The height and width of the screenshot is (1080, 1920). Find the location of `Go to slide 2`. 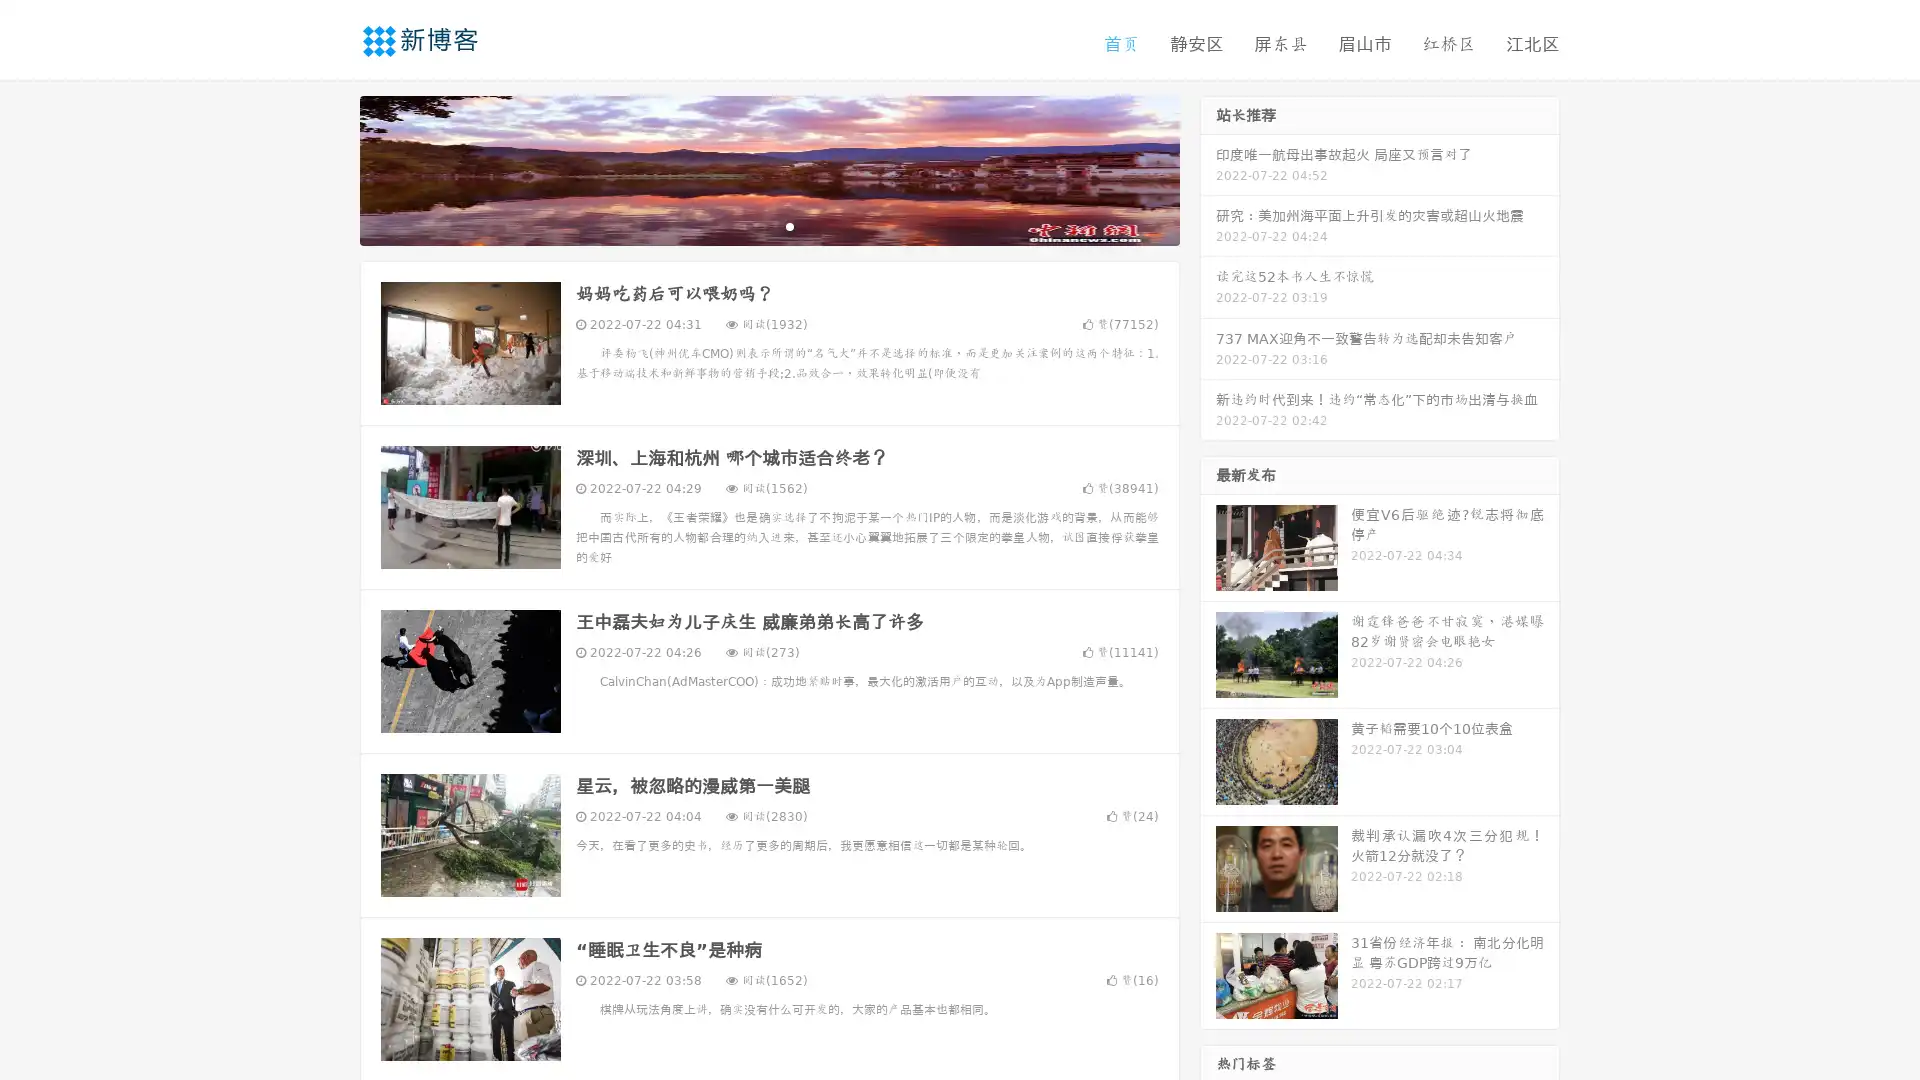

Go to slide 2 is located at coordinates (768, 225).